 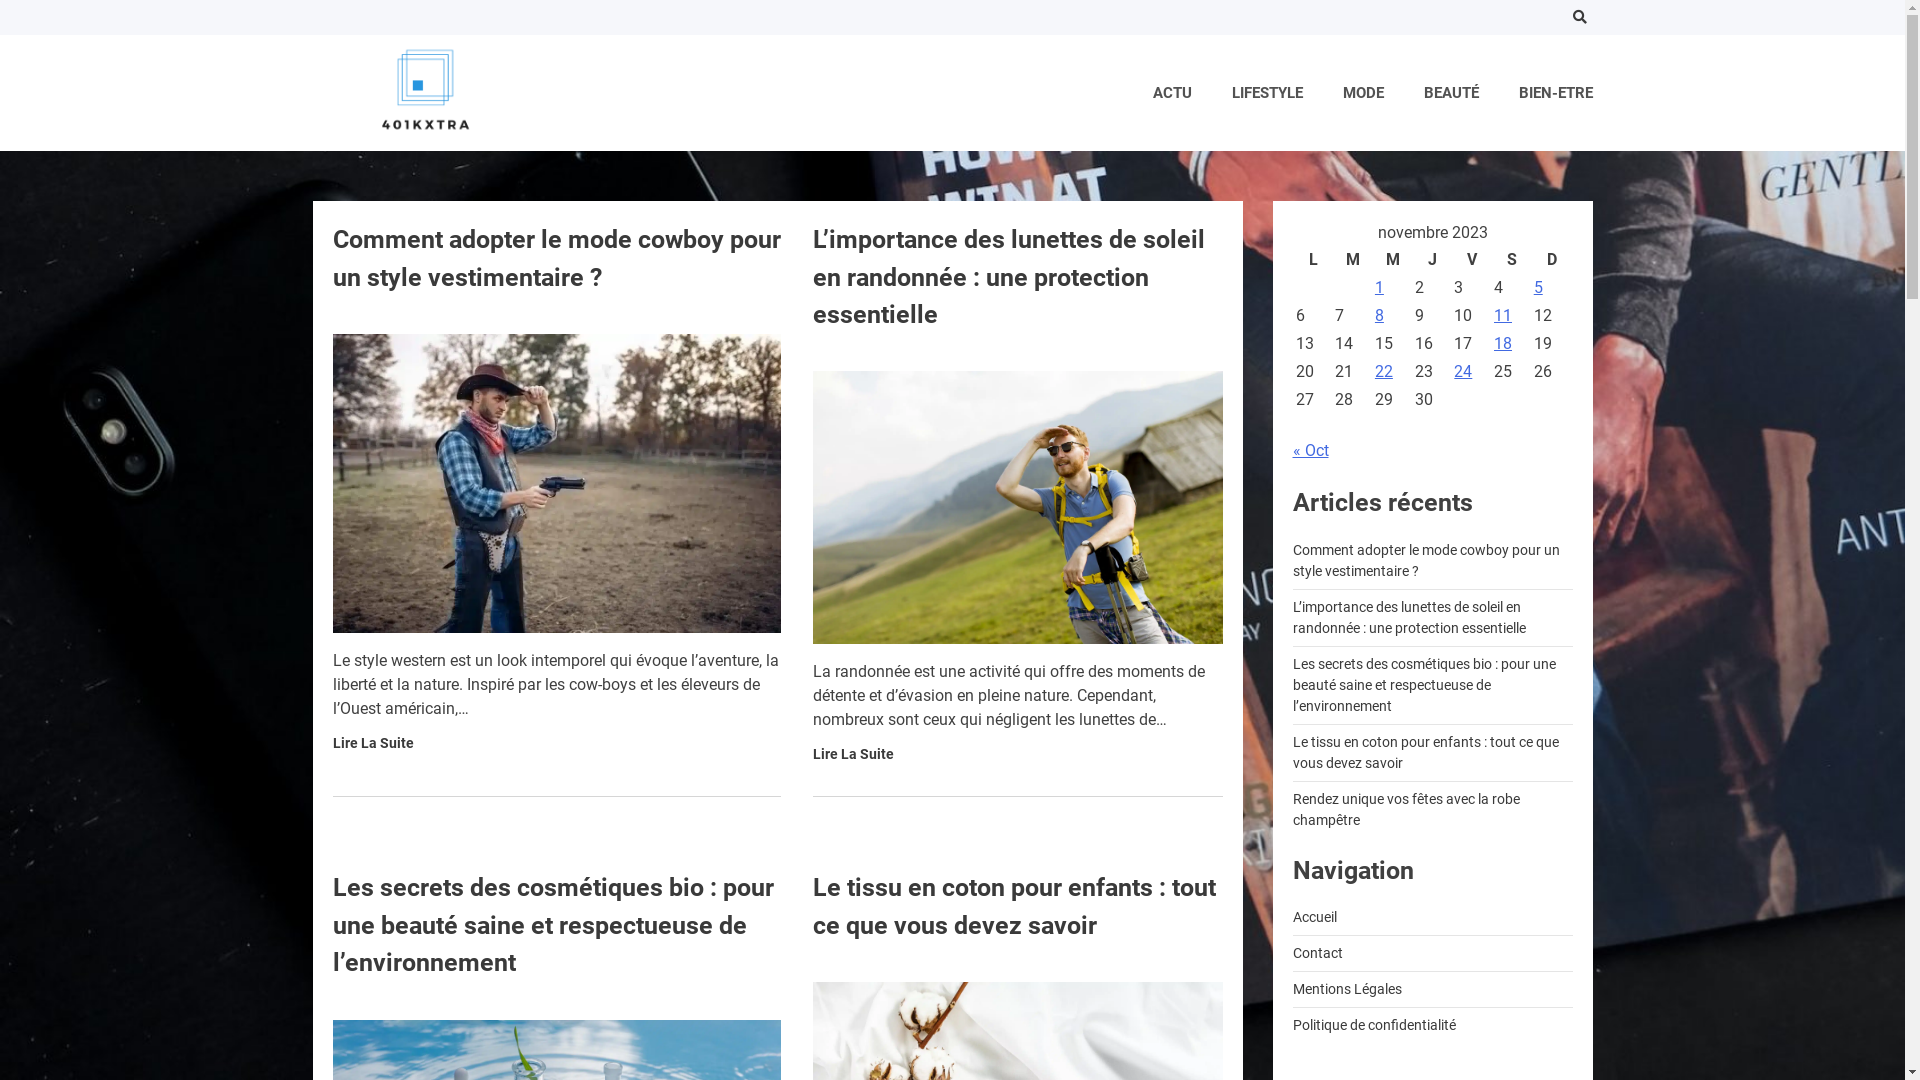 I want to click on 'Comment adopter le mode cowboy pour un style vestimentaire ?', so click(x=556, y=257).